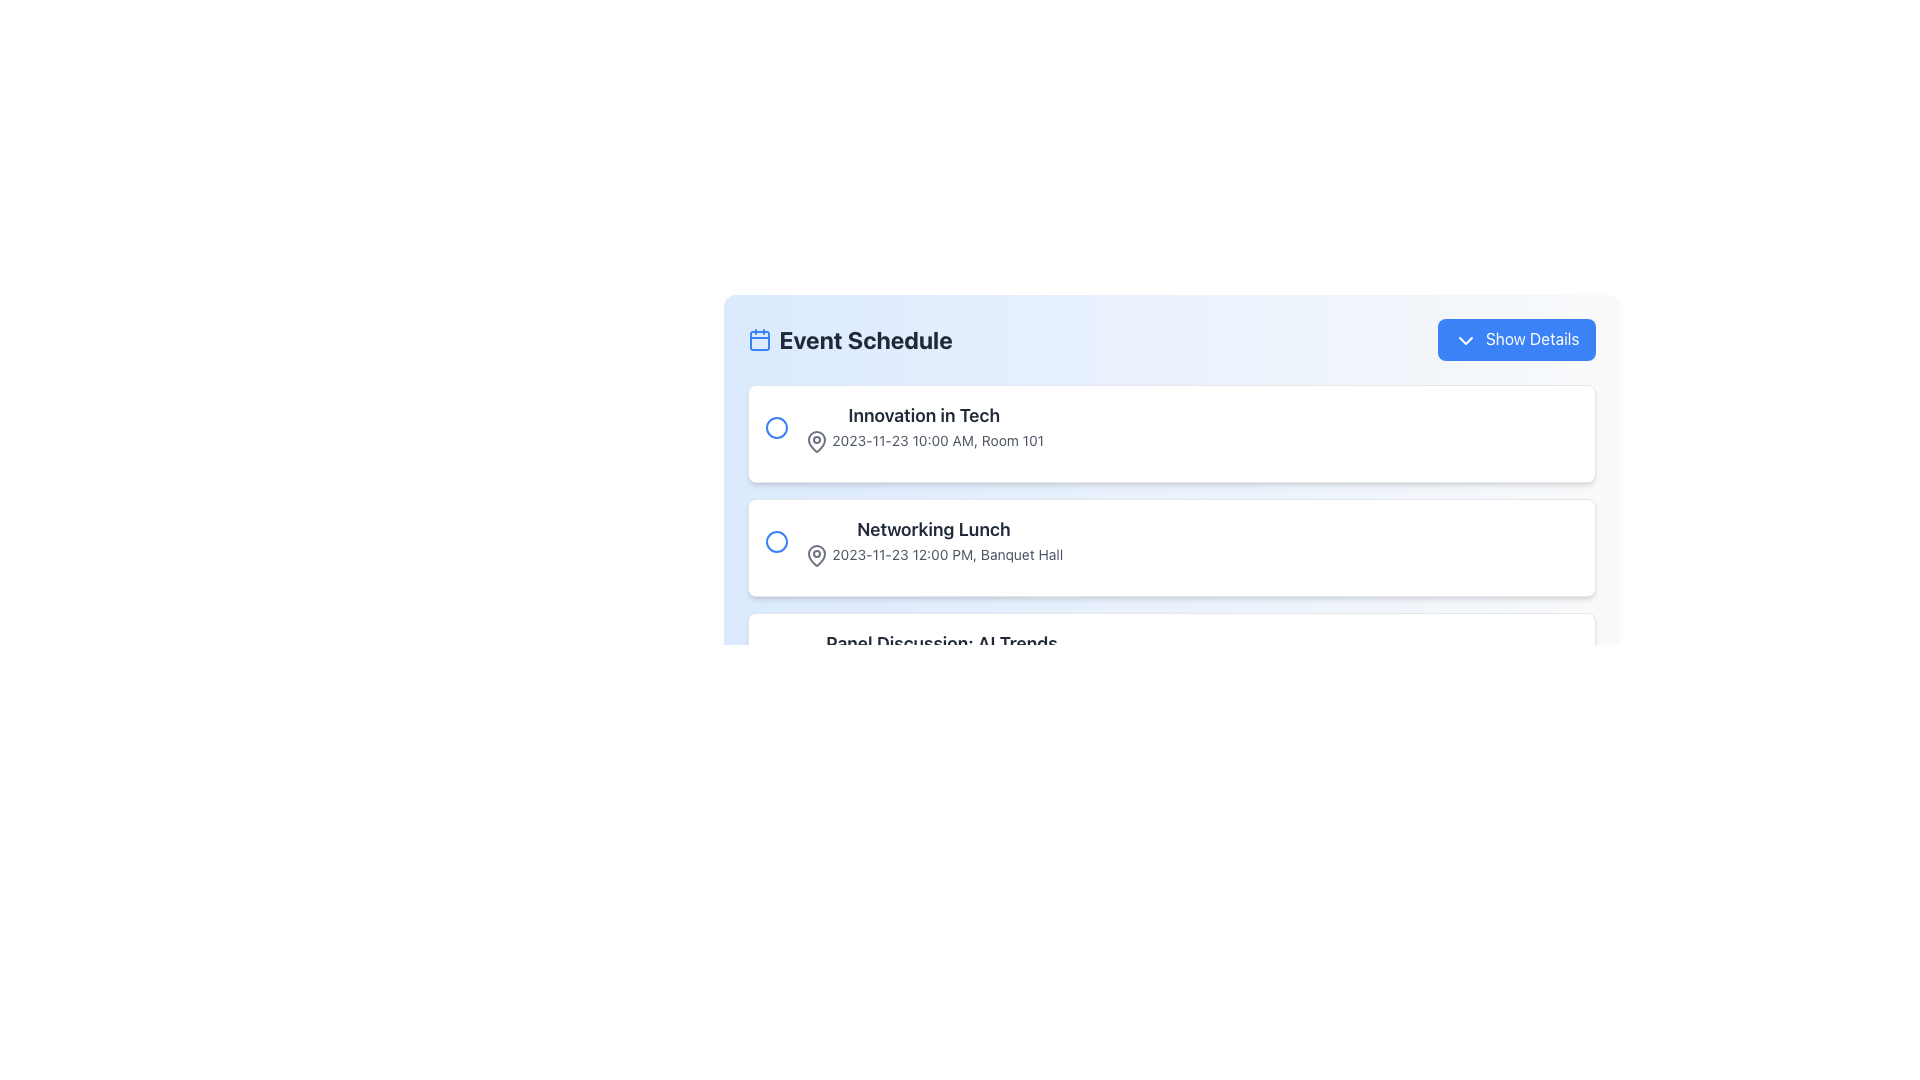 The height and width of the screenshot is (1080, 1920). What do you see at coordinates (816, 555) in the screenshot?
I see `the map pin icon that visually indicates the location for the 'Networking Lunch' event, positioned to the left of the text '2023-11-23 12:00 PM, Banquet Hall'` at bounding box center [816, 555].